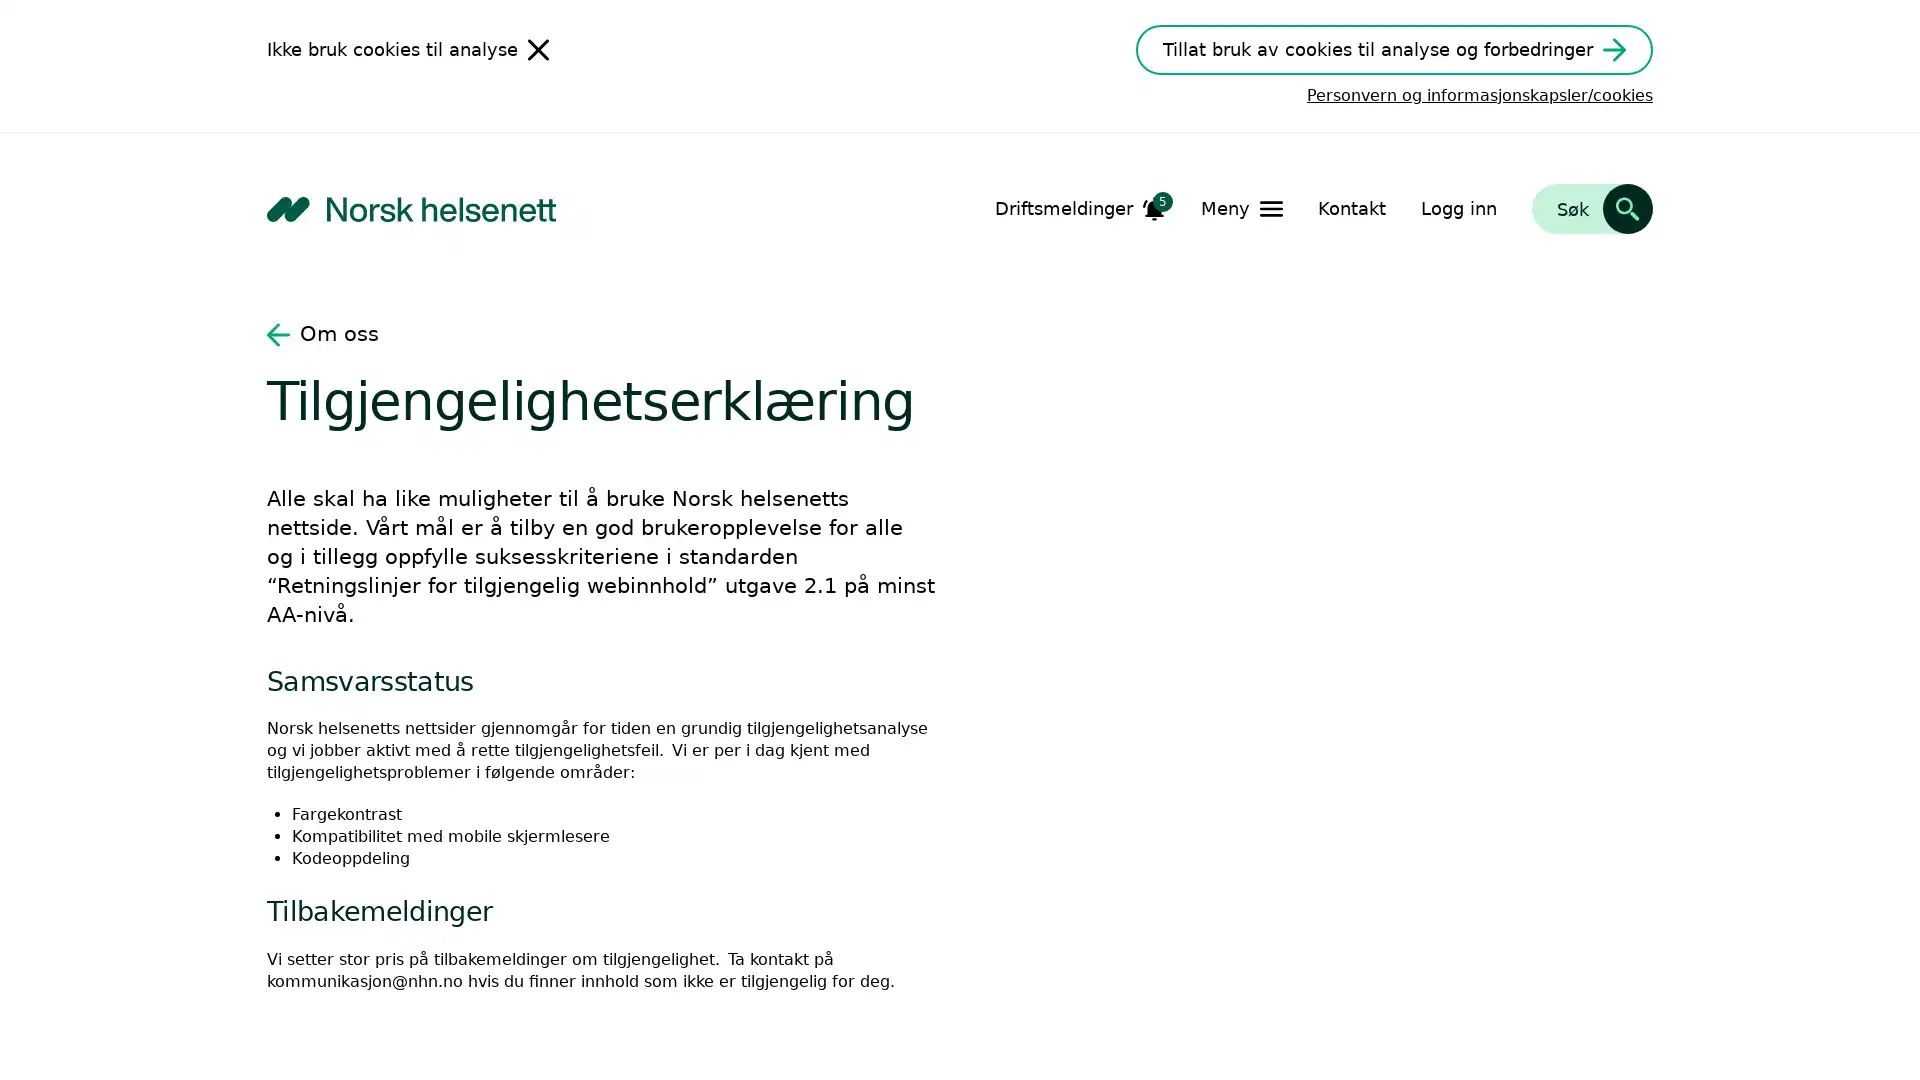 This screenshot has height=1080, width=1920. I want to click on Sk, so click(1627, 208).